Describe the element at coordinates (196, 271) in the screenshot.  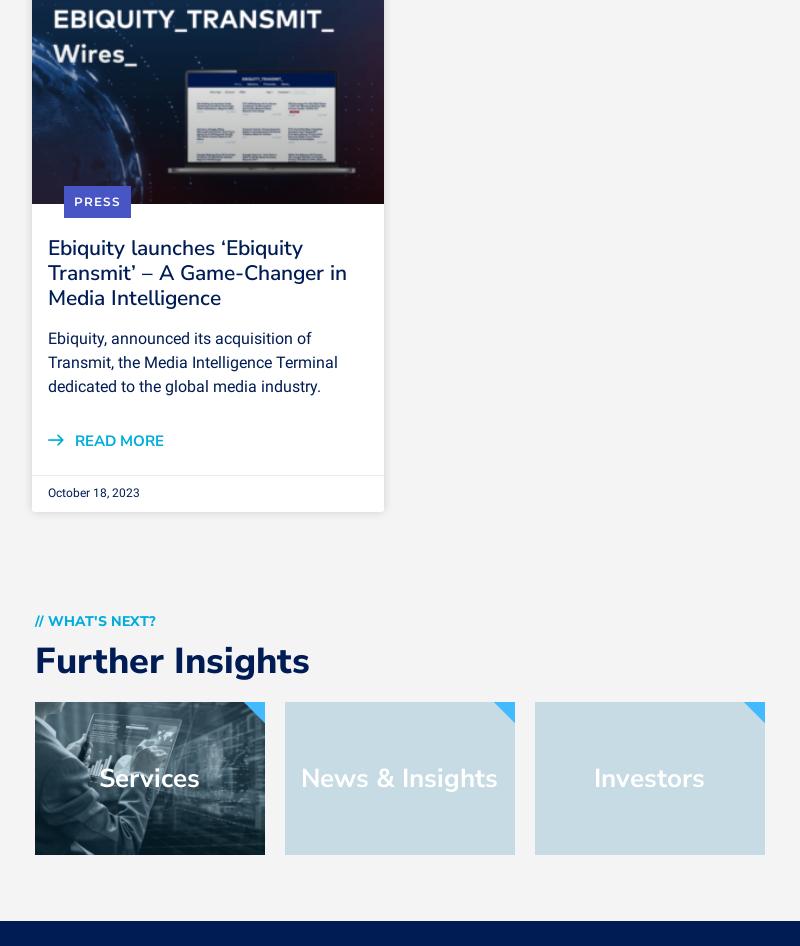
I see `'Ebiquity launches ‘Ebiquity Transmit’ – A Game-Changer in Media Intelligence'` at that location.